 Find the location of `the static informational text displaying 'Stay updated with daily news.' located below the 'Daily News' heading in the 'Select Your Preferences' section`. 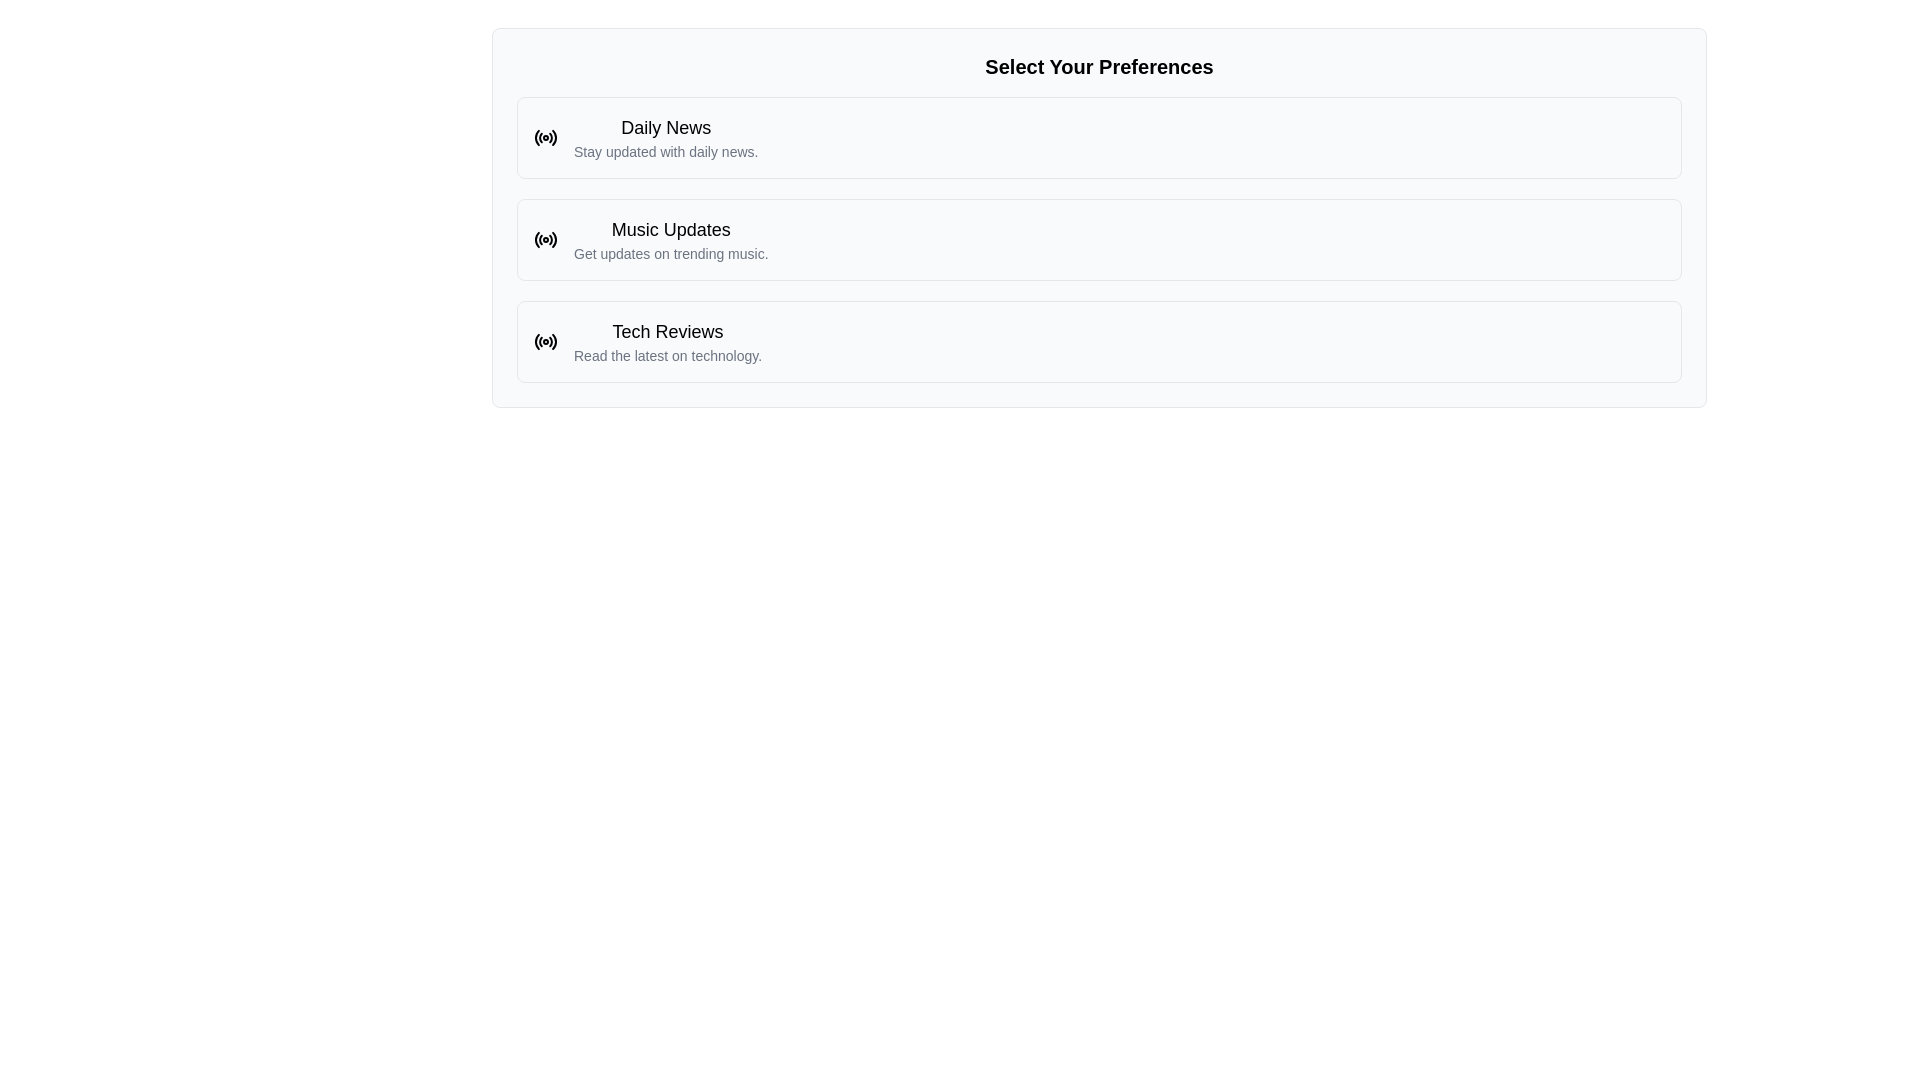

the static informational text displaying 'Stay updated with daily news.' located below the 'Daily News' heading in the 'Select Your Preferences' section is located at coordinates (666, 150).